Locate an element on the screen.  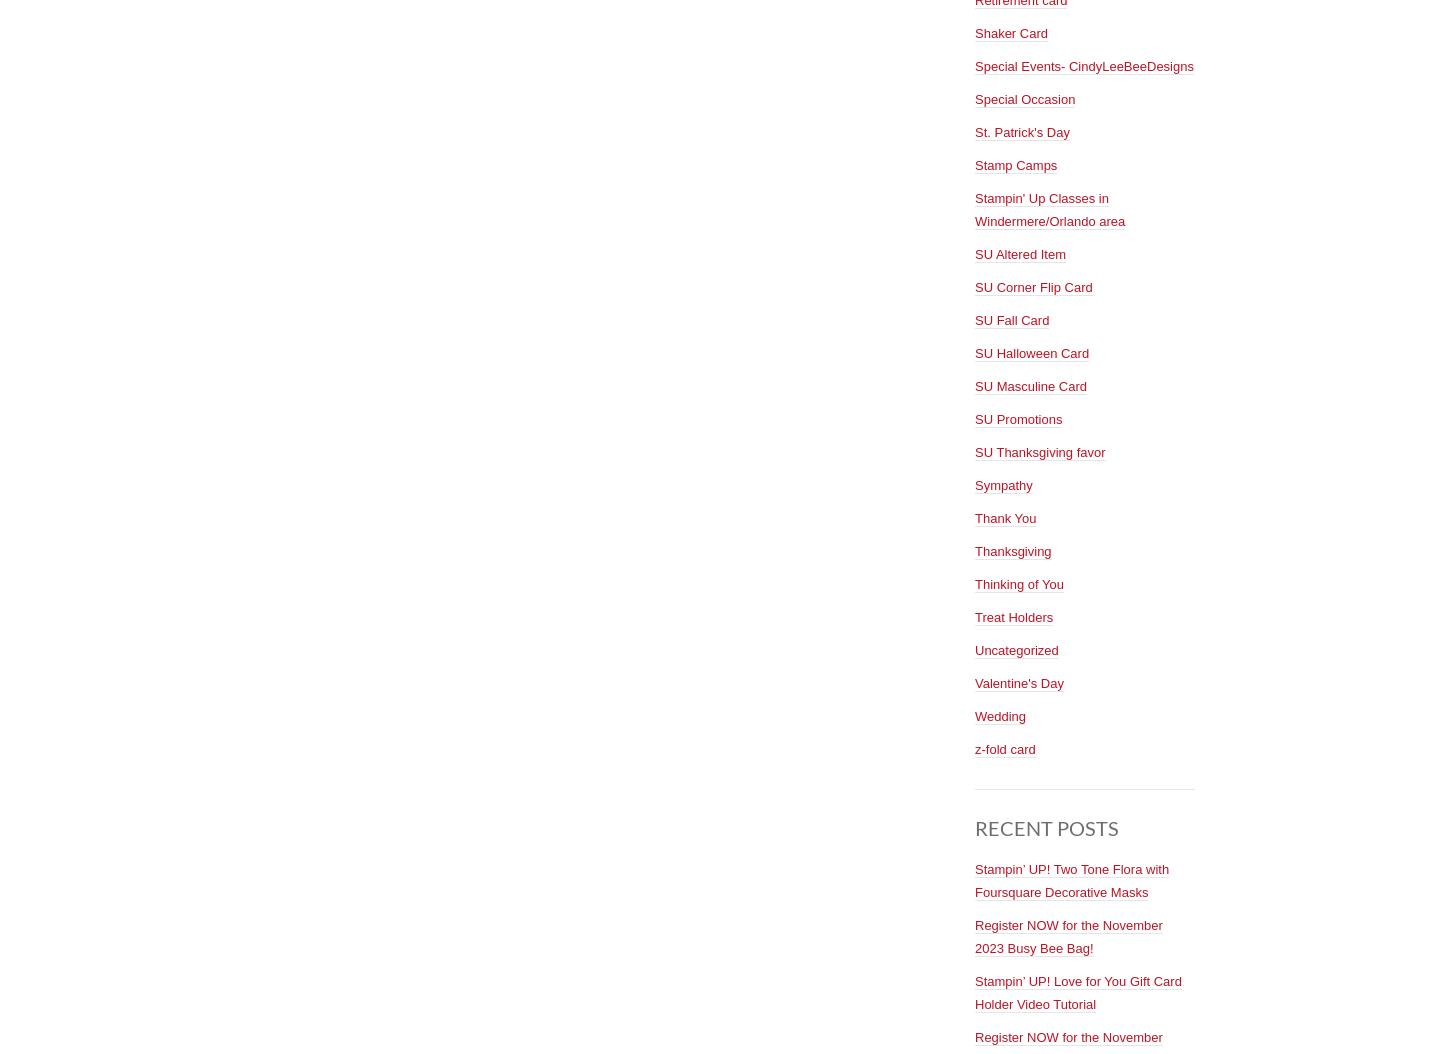
'Thinking of You' is located at coordinates (1019, 582).